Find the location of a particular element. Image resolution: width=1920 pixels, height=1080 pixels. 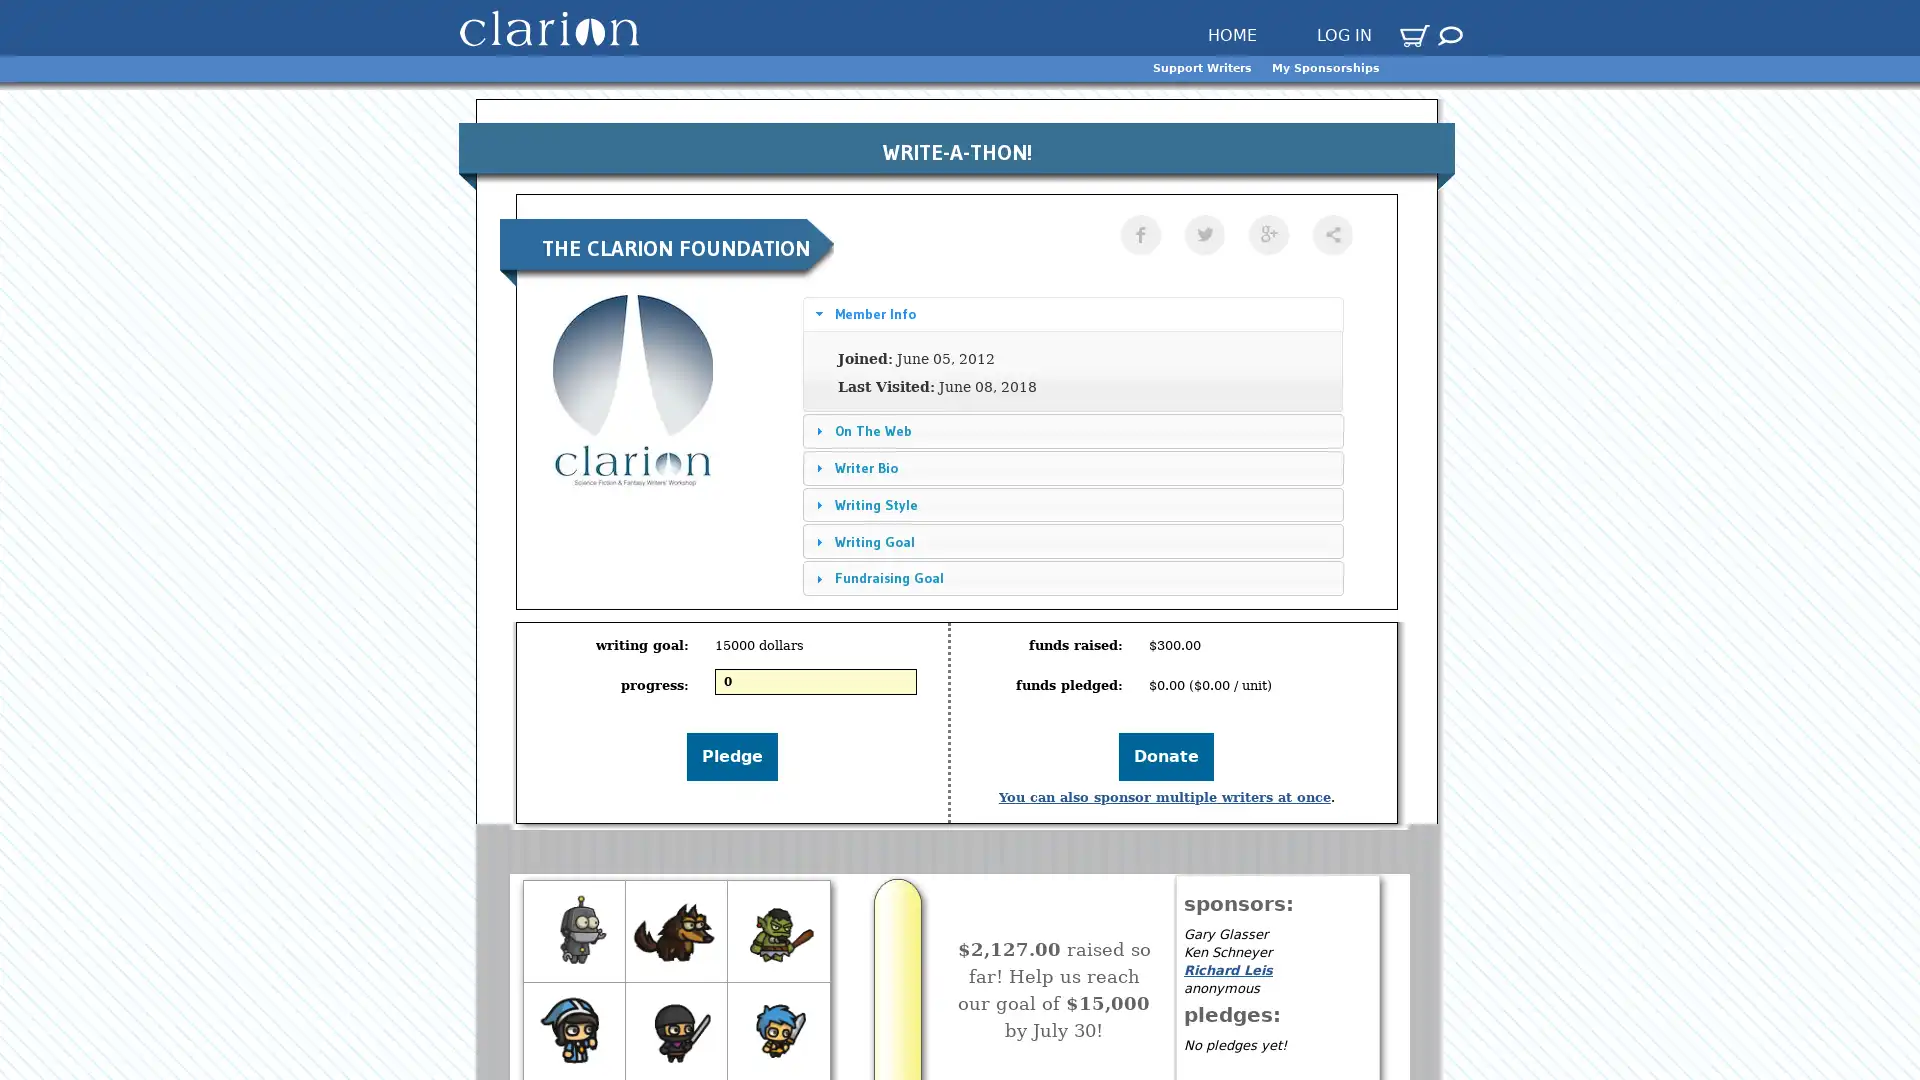

Pledge is located at coordinates (731, 756).